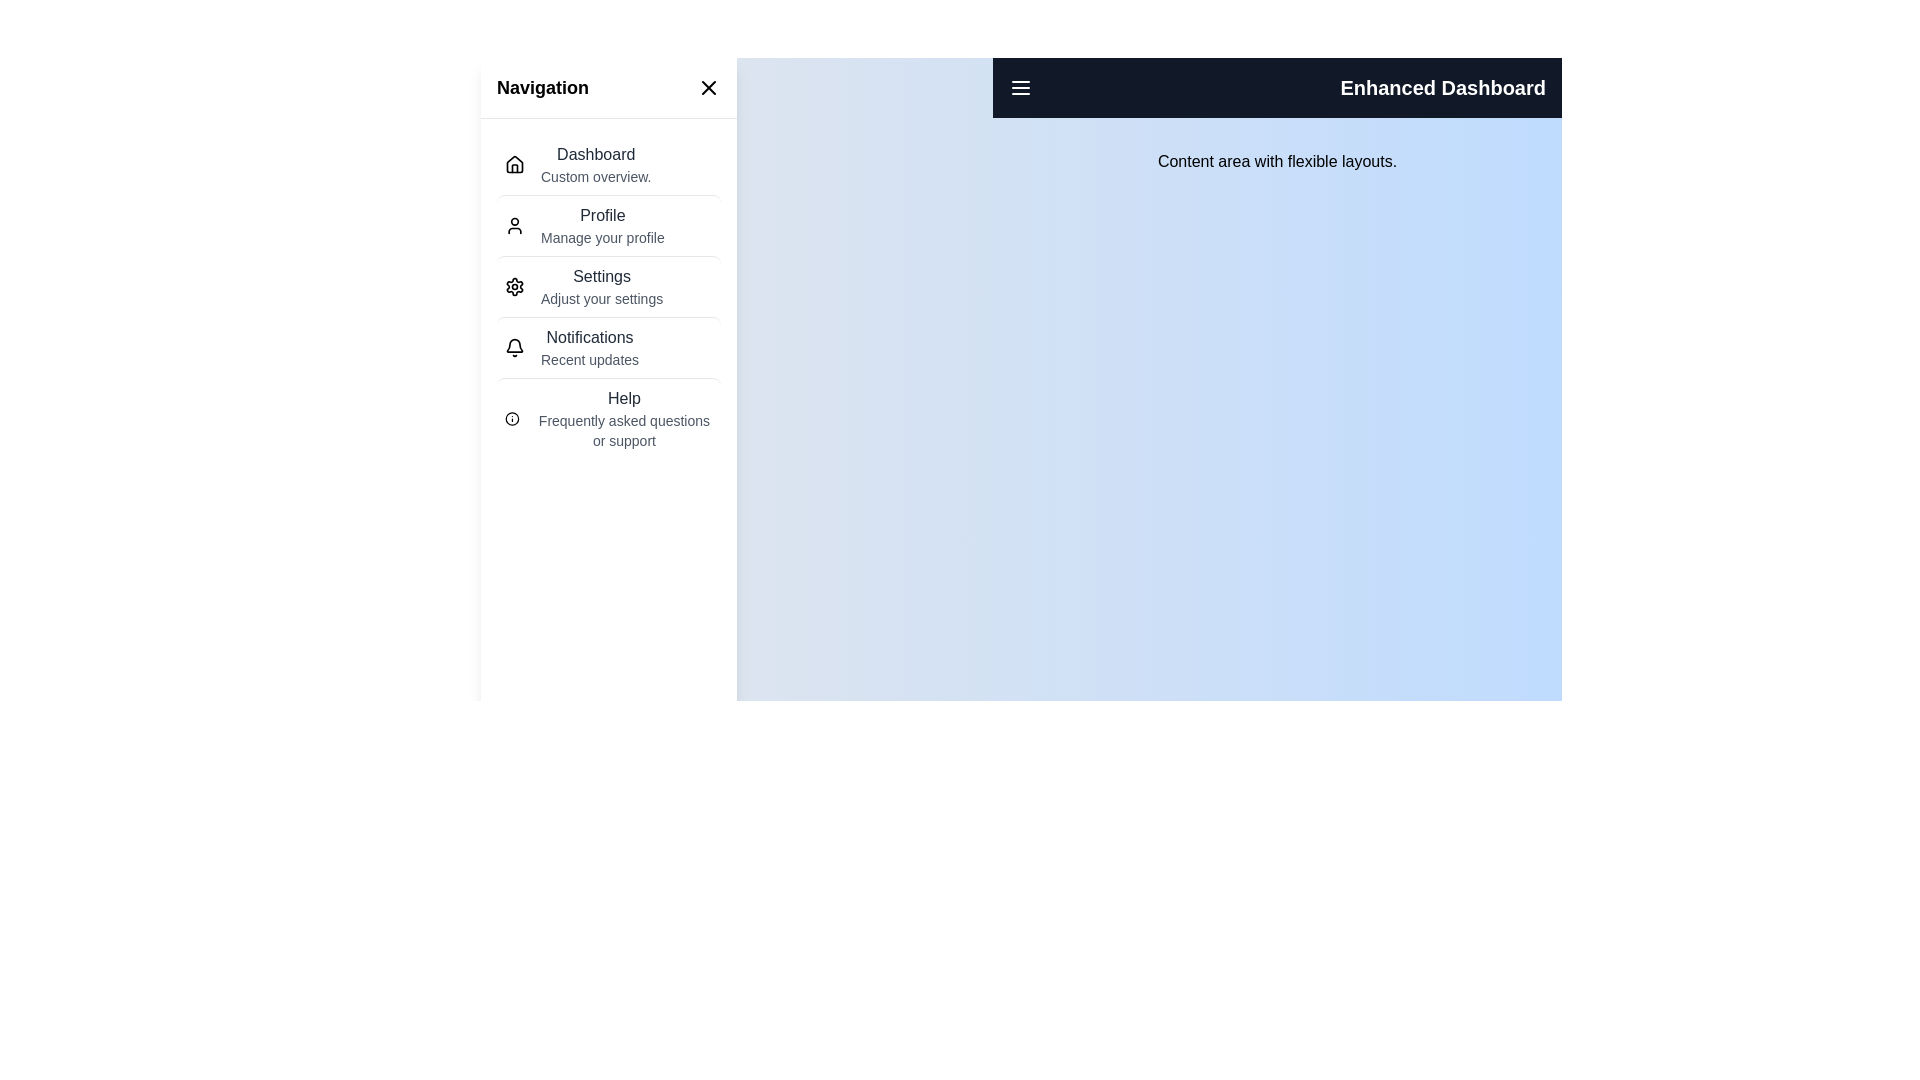 This screenshot has height=1080, width=1920. Describe the element at coordinates (623, 430) in the screenshot. I see `the descriptive text label associated with the 'Help' section in the navigation menu, which provides context or guidance to users` at that location.